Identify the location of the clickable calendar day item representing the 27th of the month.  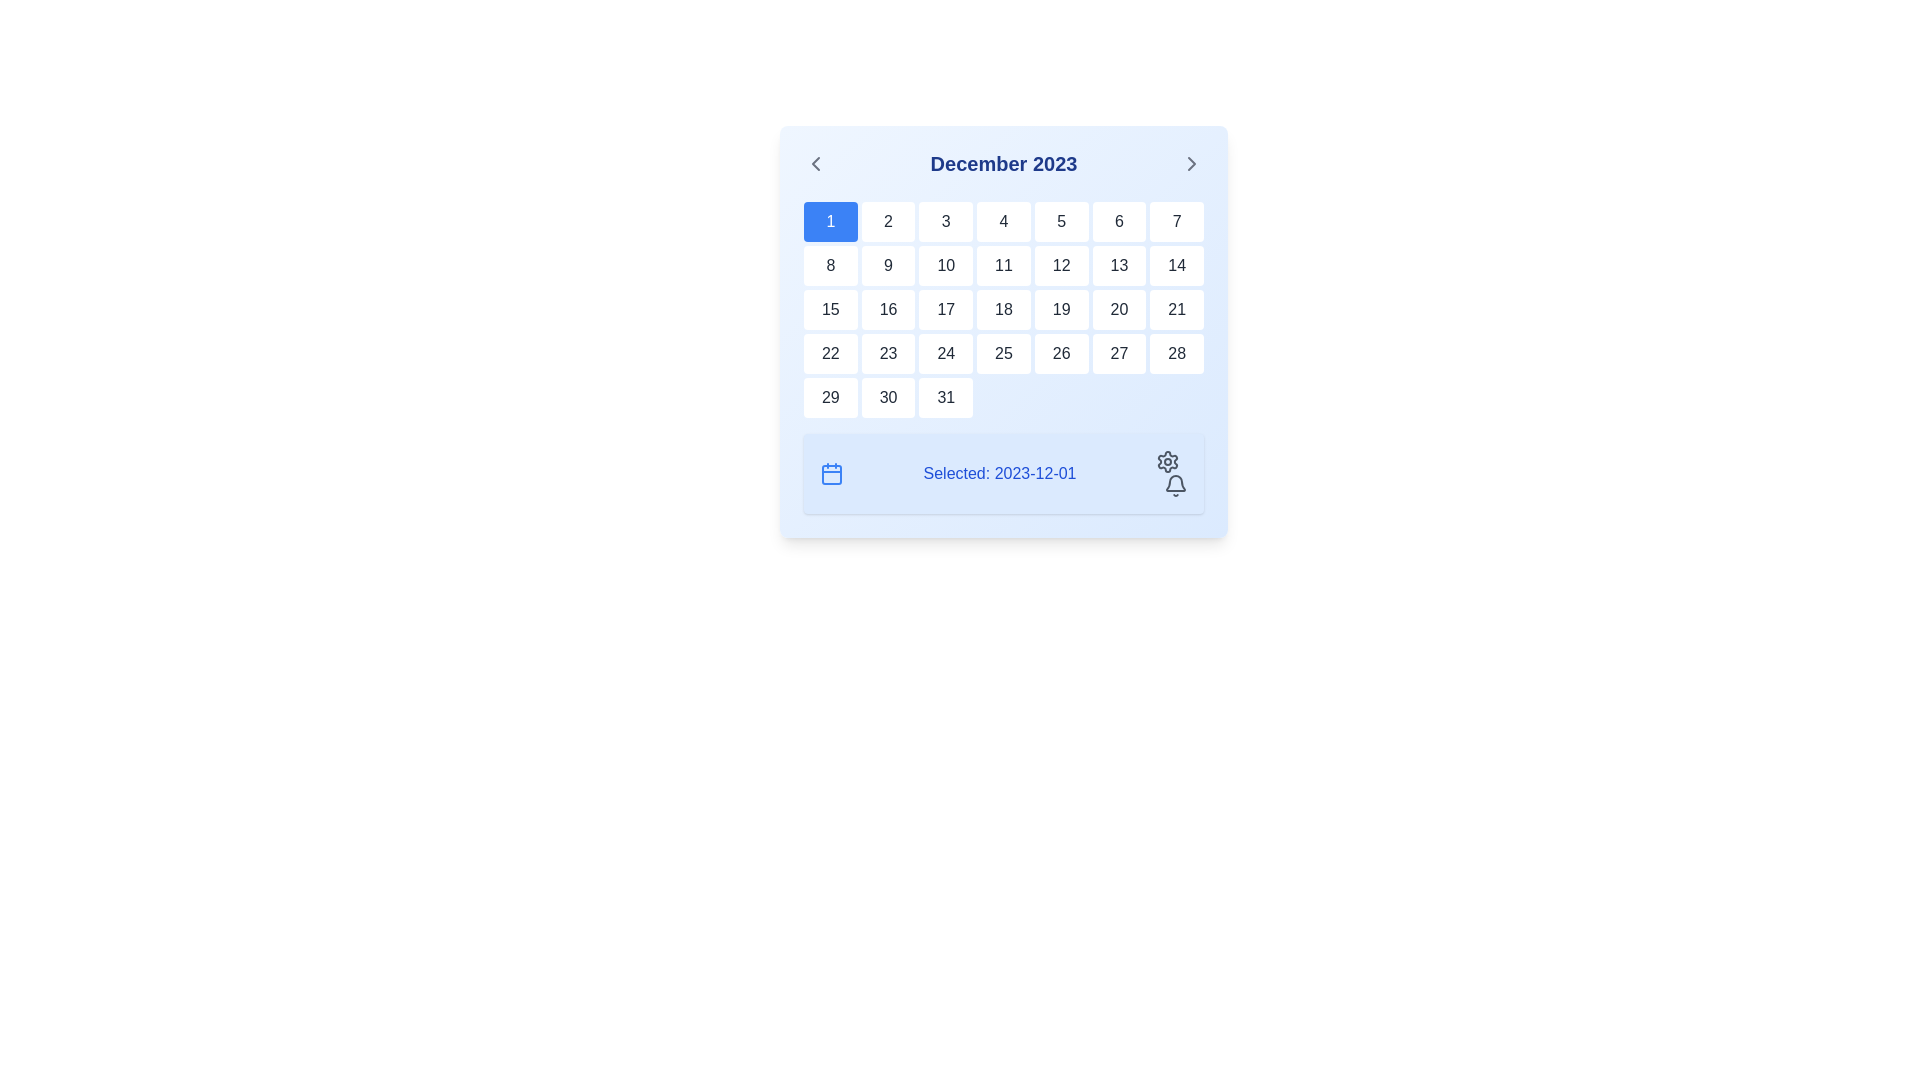
(1118, 353).